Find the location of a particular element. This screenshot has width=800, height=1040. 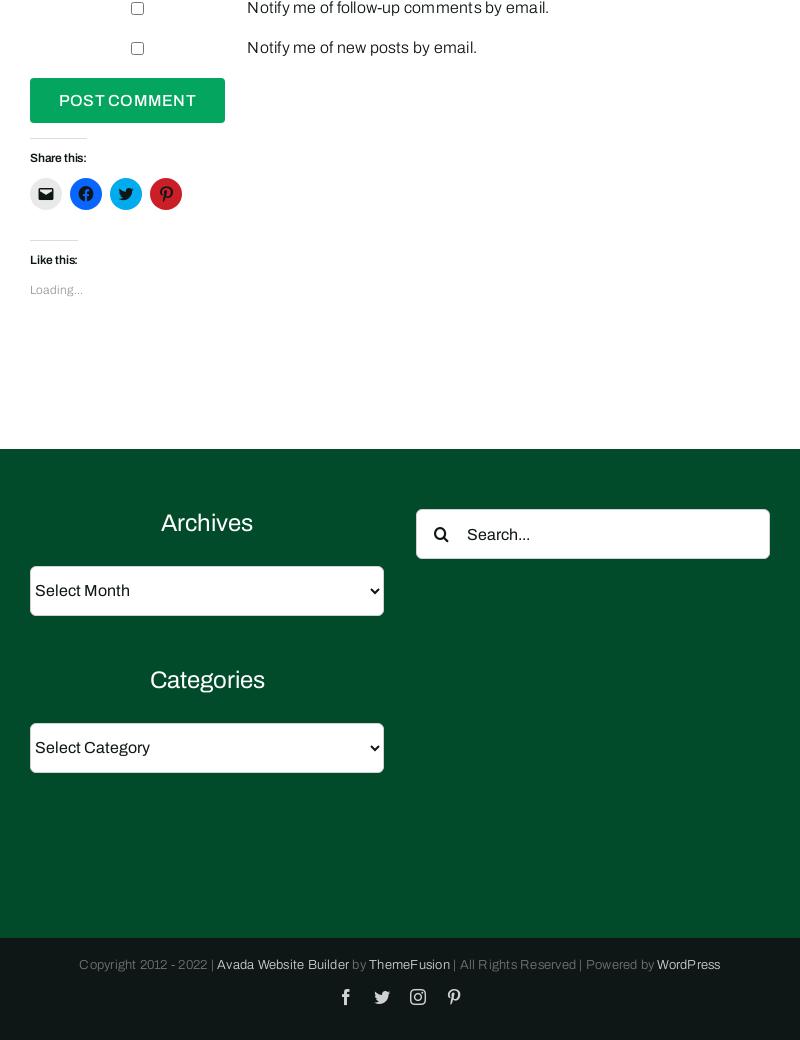

'Avada Website Builder' is located at coordinates (283, 963).